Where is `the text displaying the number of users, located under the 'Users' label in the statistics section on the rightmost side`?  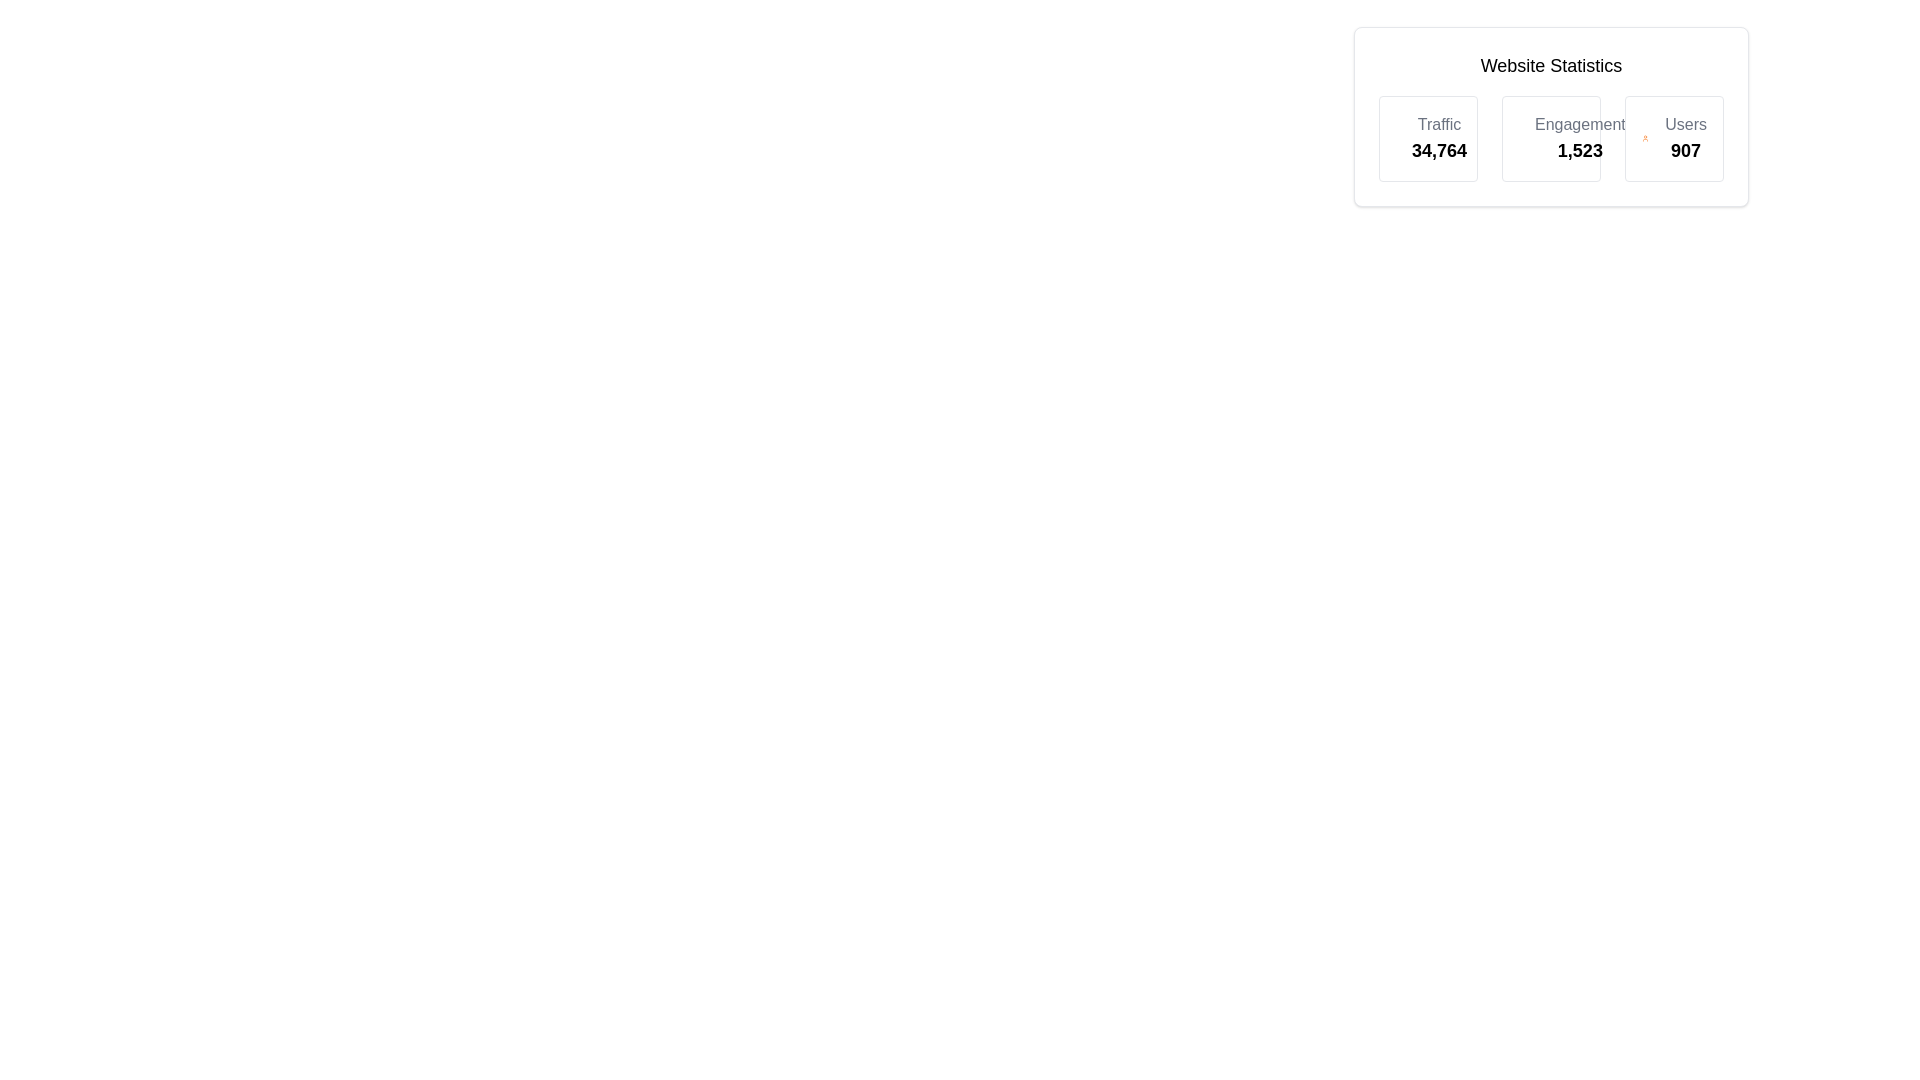
the text displaying the number of users, located under the 'Users' label in the statistics section on the rightmost side is located at coordinates (1685, 149).